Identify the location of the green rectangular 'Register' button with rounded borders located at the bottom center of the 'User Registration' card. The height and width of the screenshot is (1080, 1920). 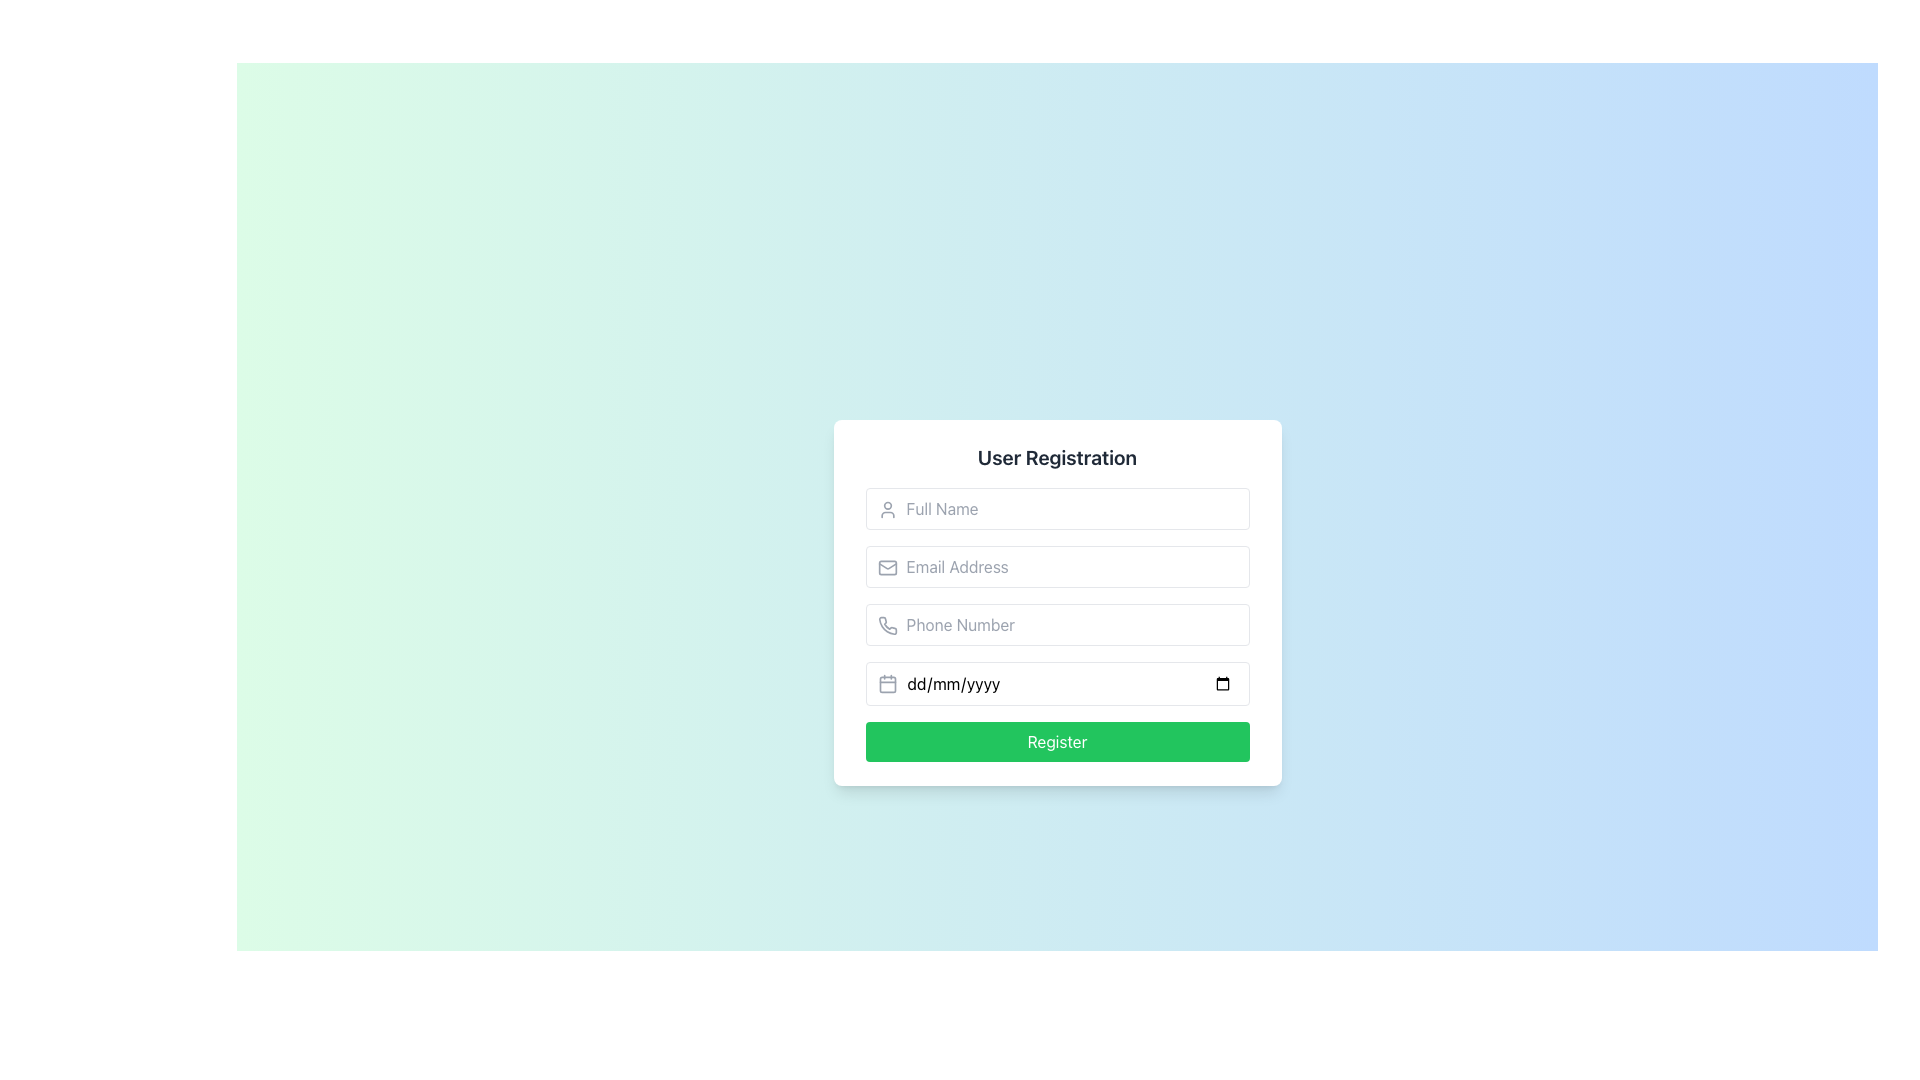
(1056, 741).